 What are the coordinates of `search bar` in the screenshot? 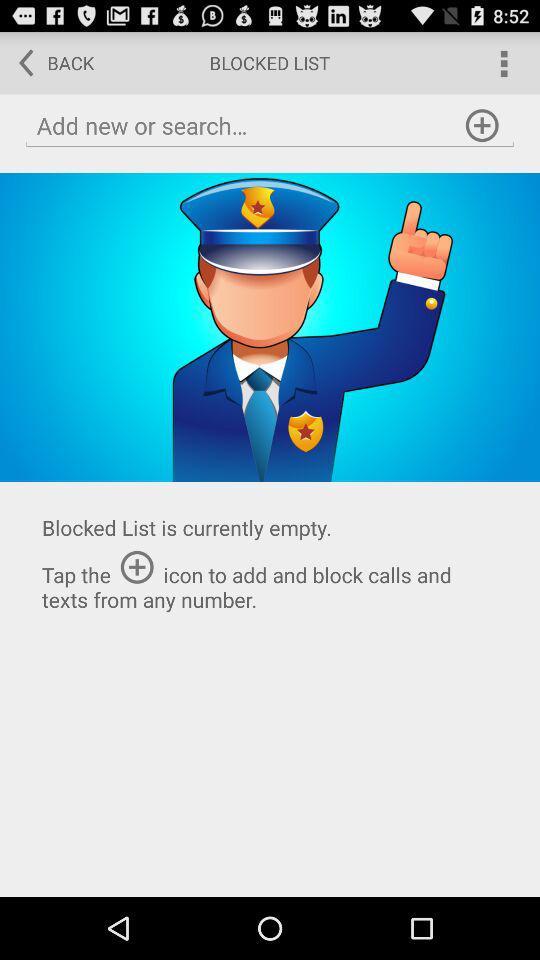 It's located at (270, 125).